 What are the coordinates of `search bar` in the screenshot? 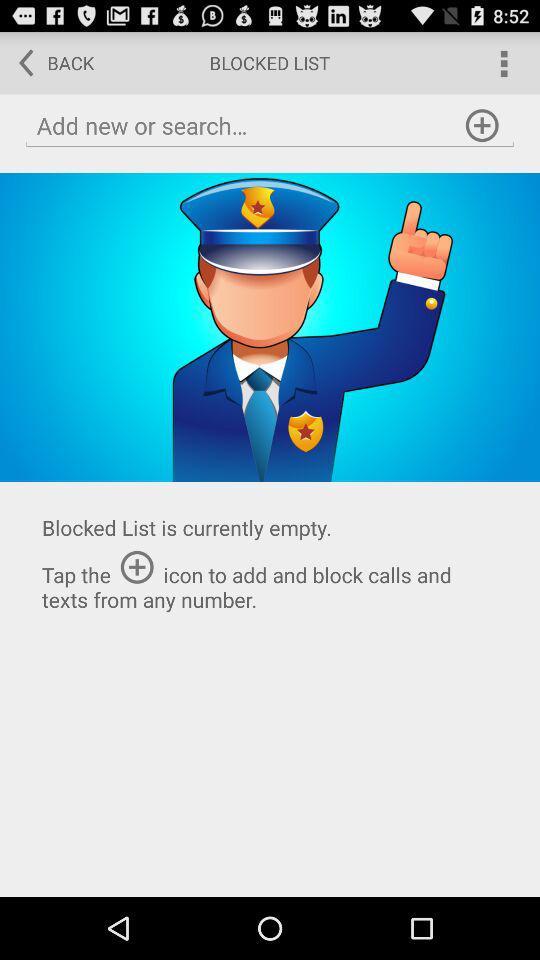 It's located at (270, 125).